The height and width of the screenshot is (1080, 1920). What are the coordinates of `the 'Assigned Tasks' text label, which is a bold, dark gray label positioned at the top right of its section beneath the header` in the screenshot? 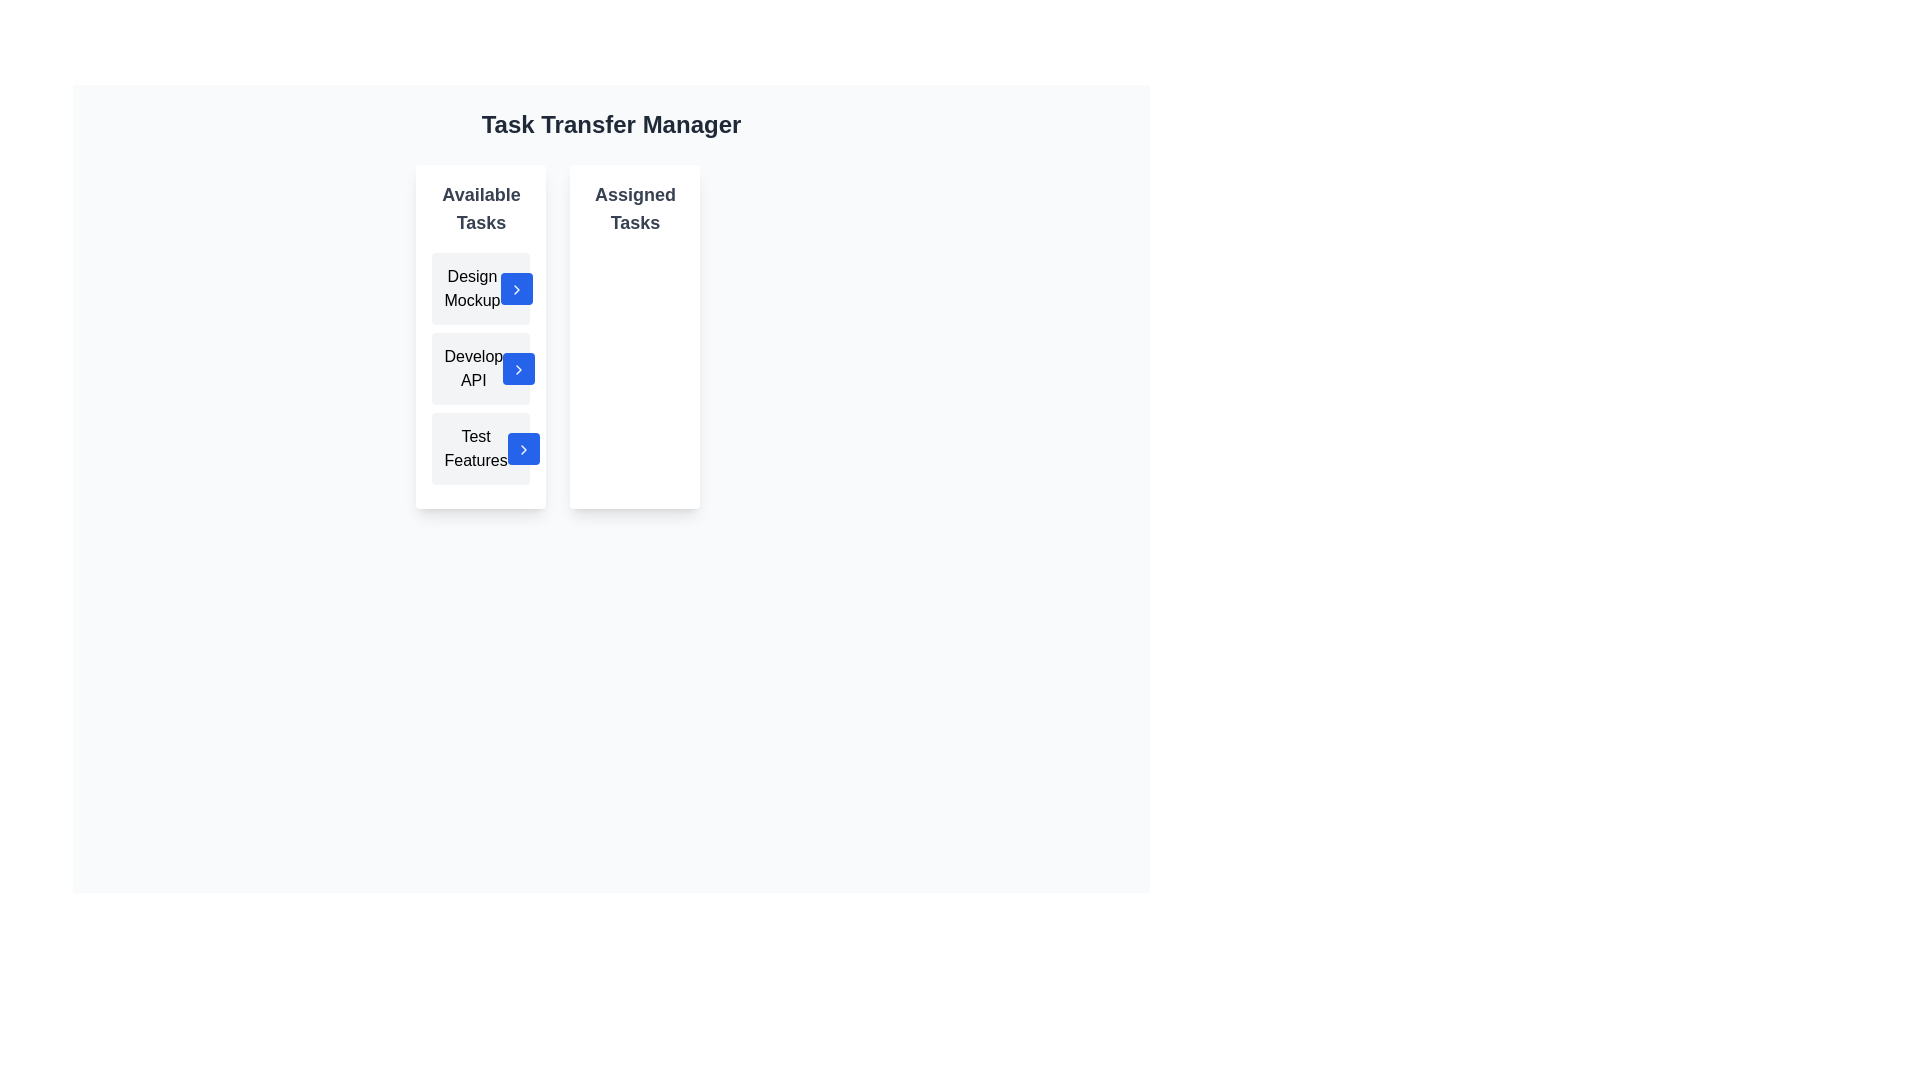 It's located at (634, 208).